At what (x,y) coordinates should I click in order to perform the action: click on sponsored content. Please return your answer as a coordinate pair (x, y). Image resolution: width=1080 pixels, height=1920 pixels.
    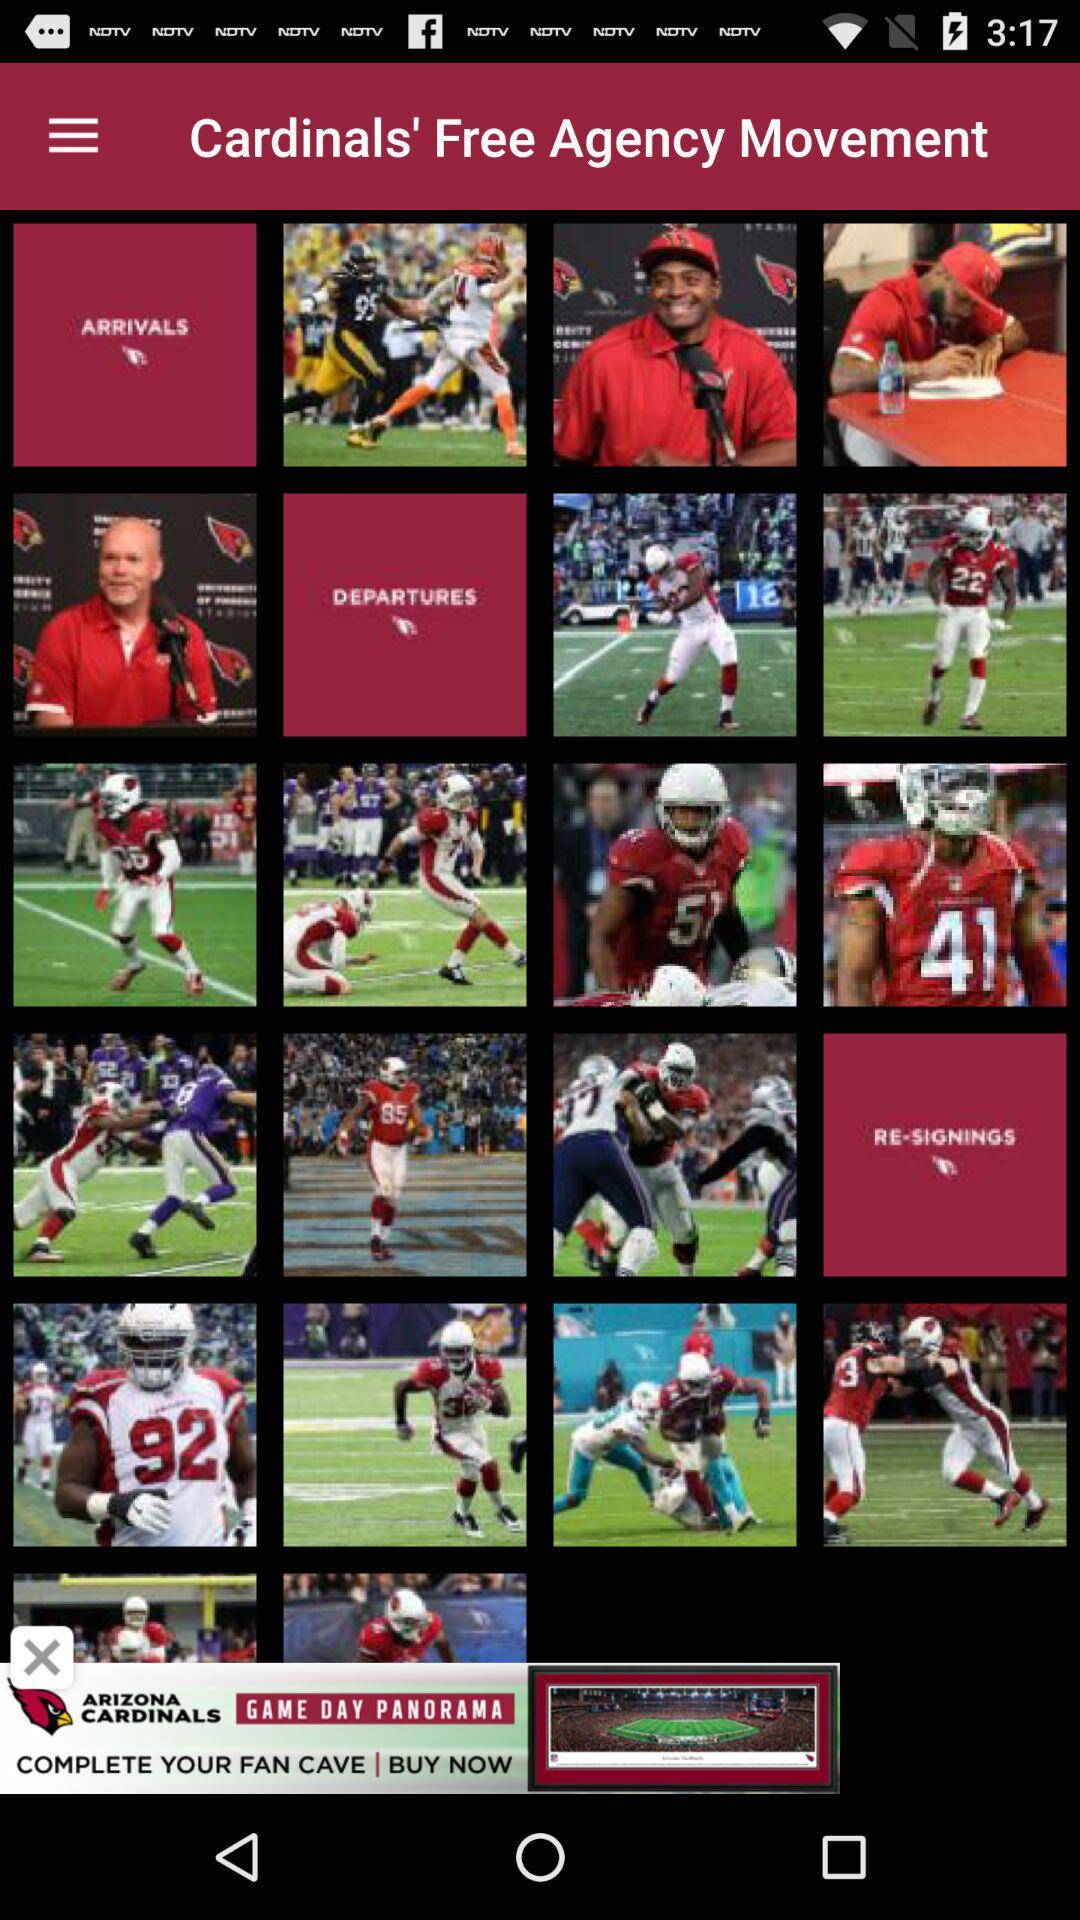
    Looking at the image, I should click on (540, 1727).